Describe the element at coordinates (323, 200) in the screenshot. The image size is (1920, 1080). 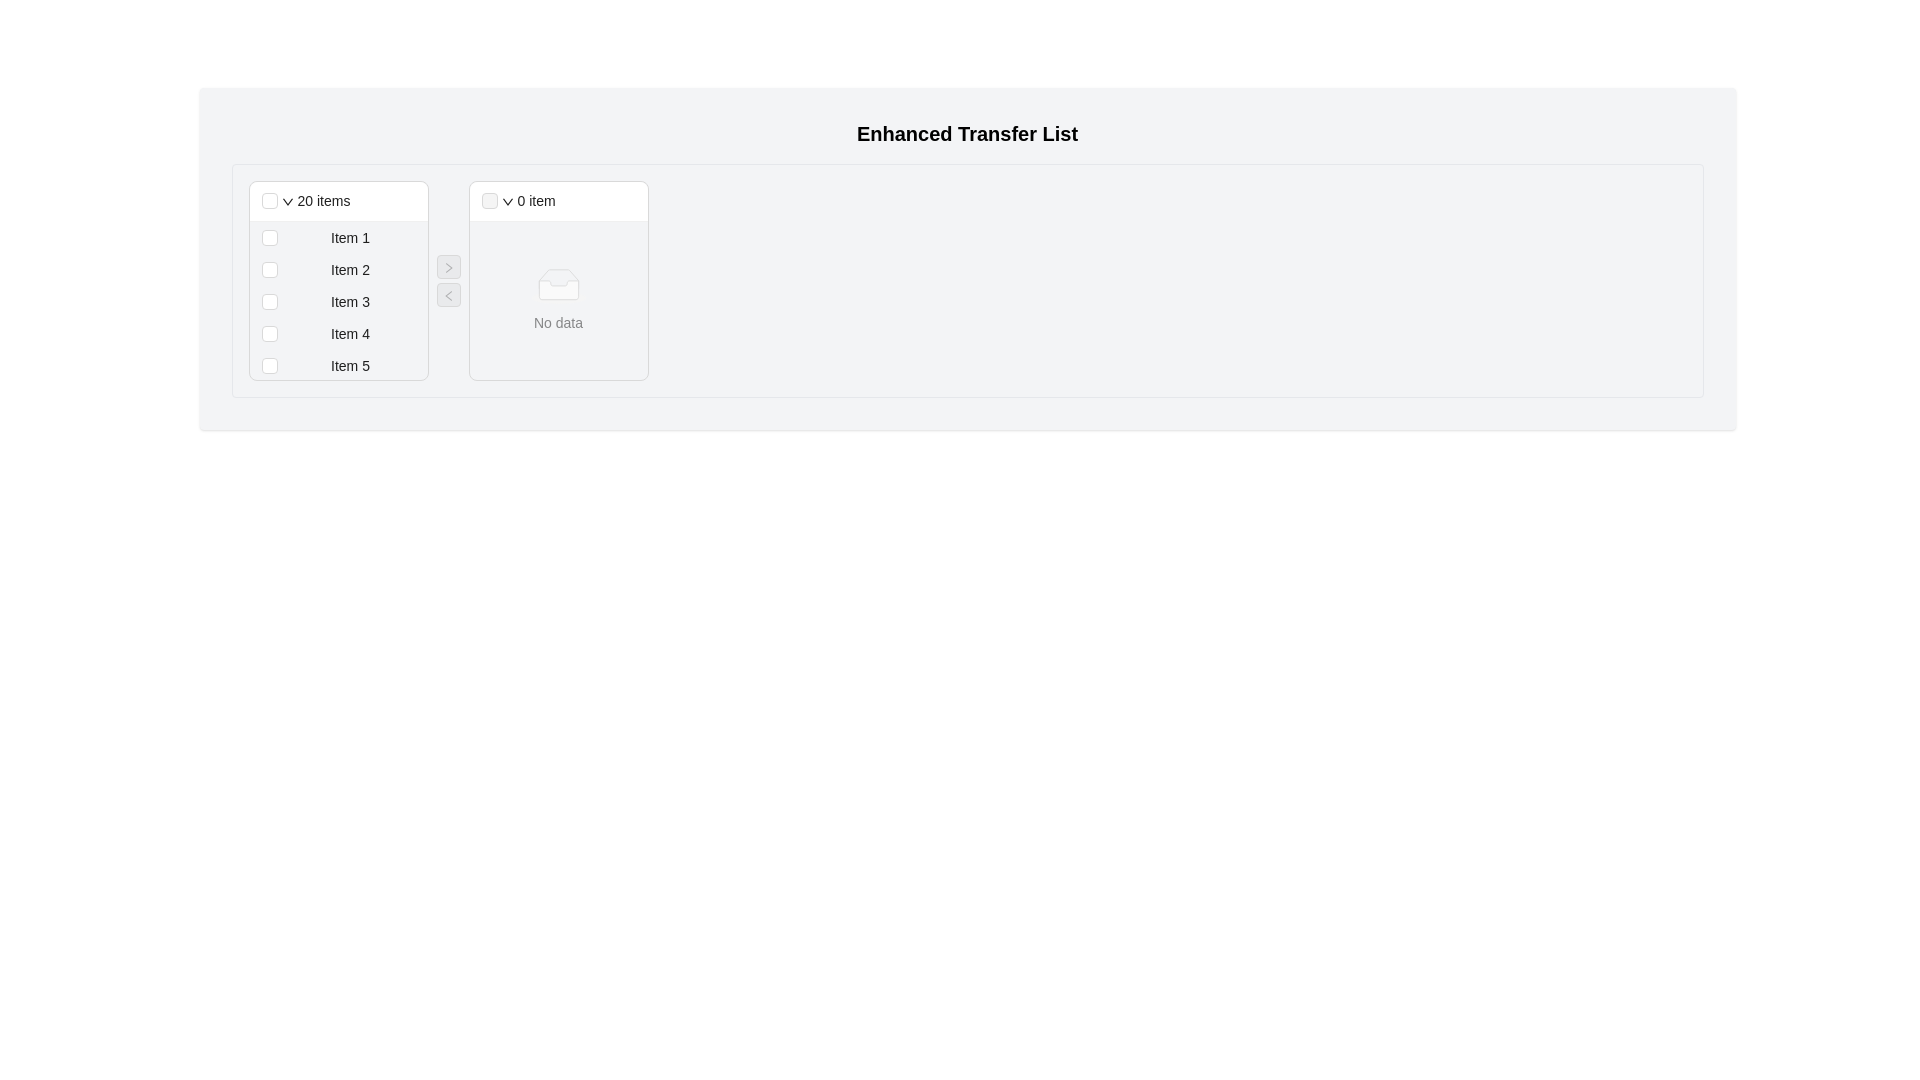
I see `the text label displaying '20 items' located in the header of the left transfer list panel, just to the right of a checkbox and a dropdown arrow icon` at that location.